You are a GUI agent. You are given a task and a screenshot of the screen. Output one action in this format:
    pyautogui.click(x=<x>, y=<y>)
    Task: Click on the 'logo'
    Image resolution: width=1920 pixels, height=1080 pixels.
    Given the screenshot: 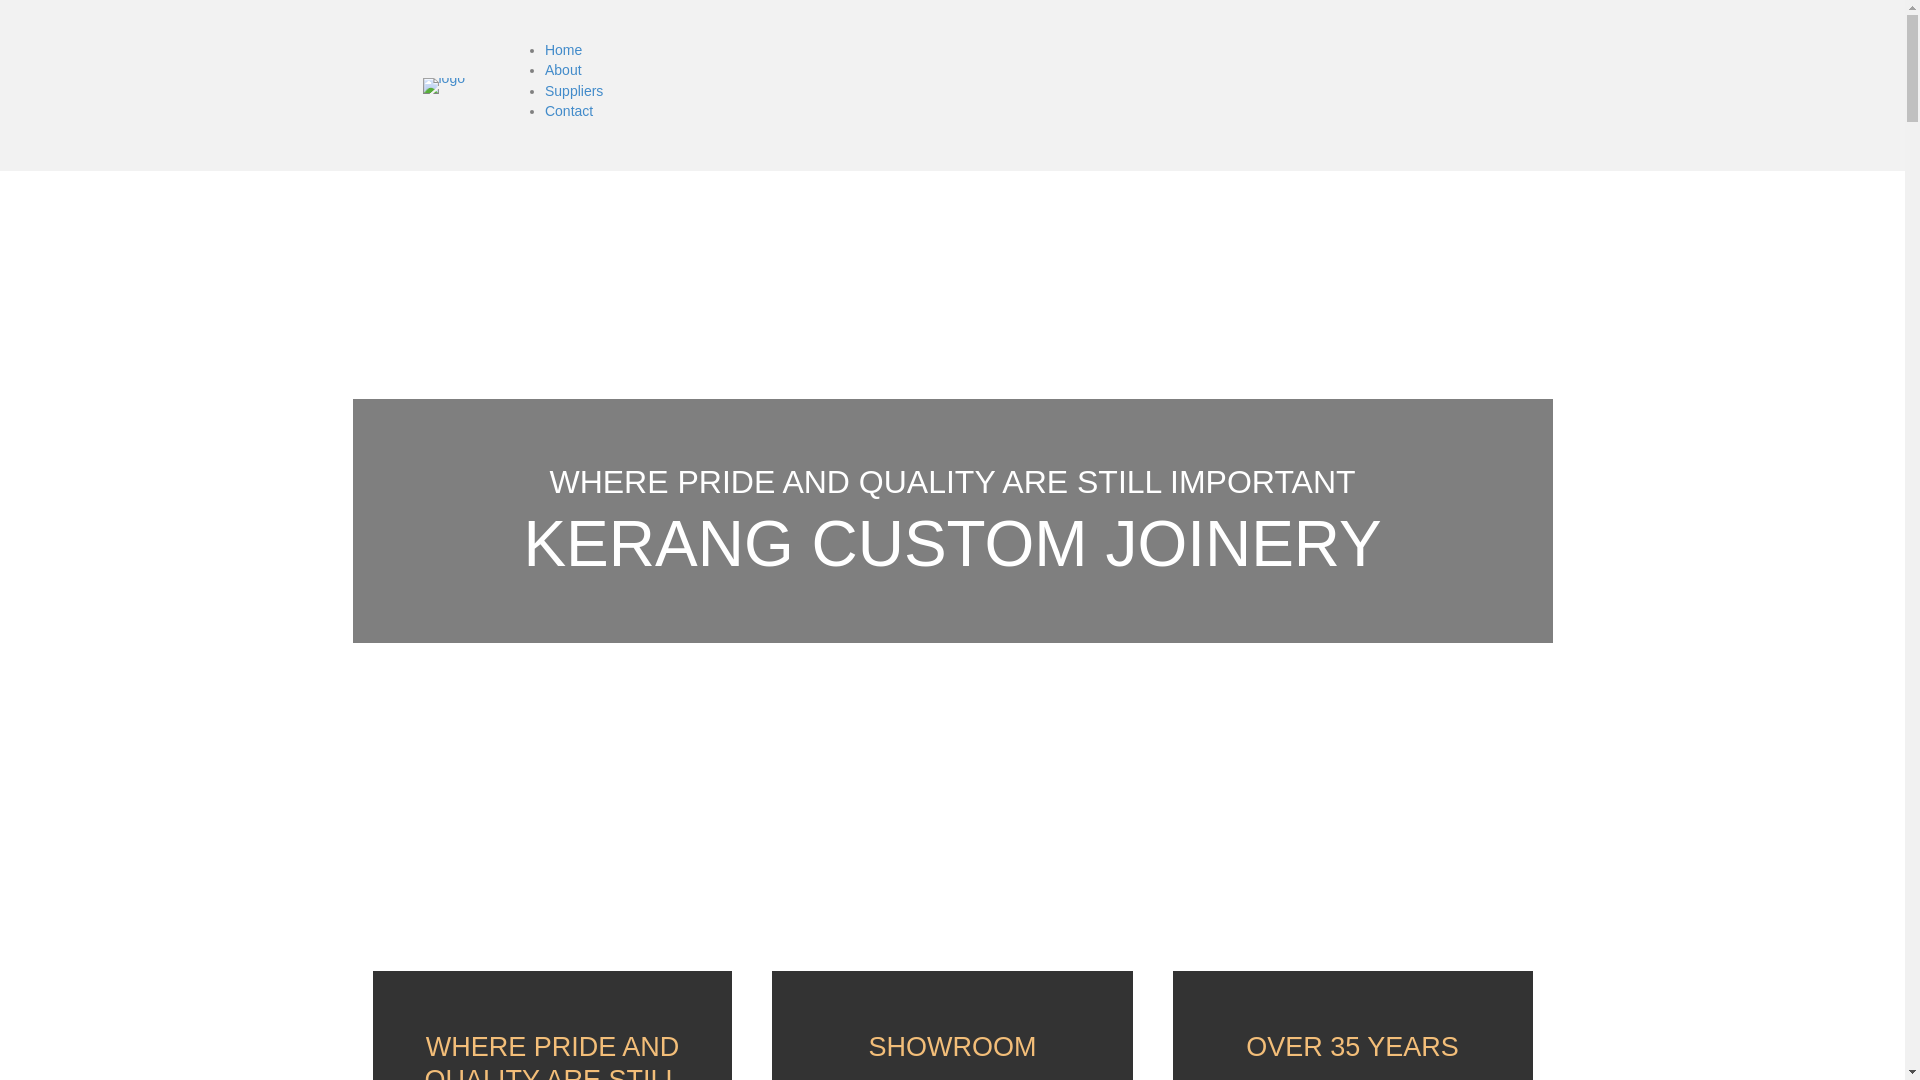 What is the action you would take?
    pyautogui.click(x=441, y=84)
    